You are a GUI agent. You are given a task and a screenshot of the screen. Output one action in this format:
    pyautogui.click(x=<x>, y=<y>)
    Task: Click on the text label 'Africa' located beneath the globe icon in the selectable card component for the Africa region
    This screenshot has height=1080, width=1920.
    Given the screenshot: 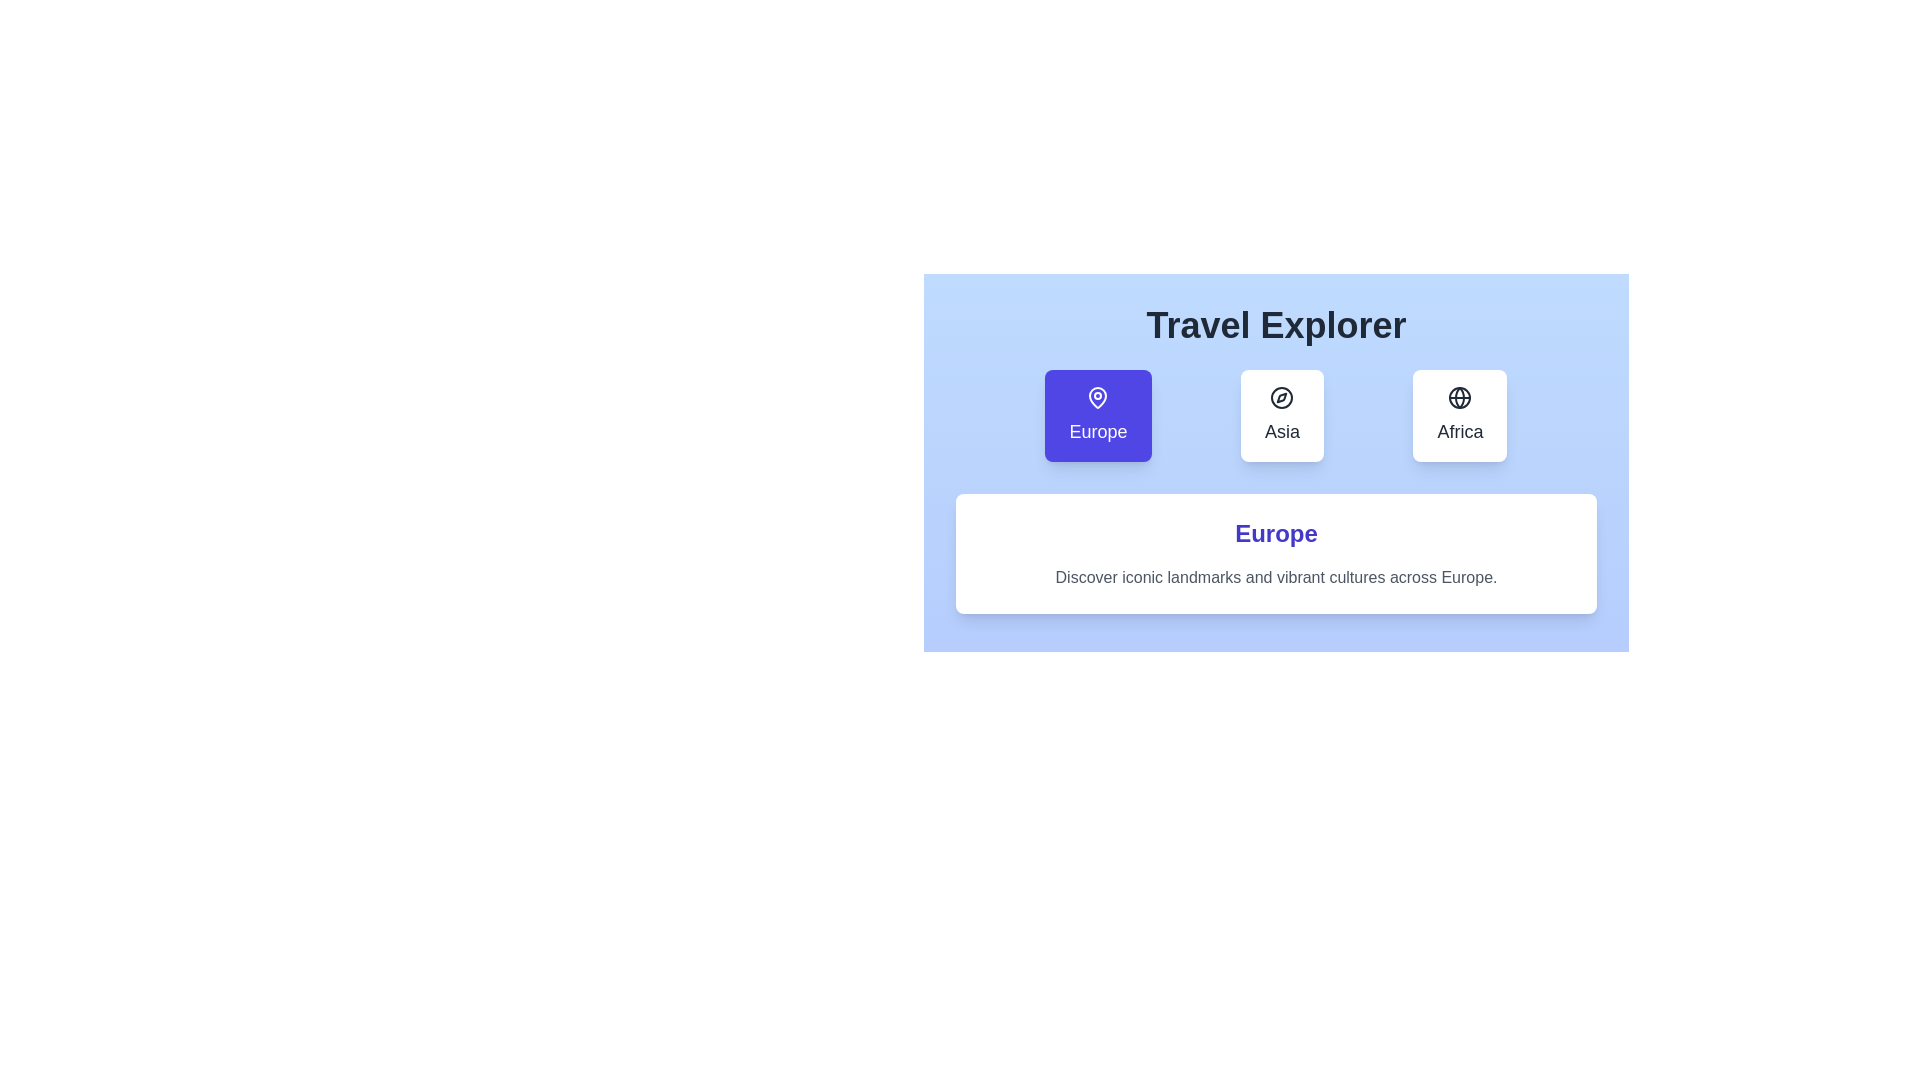 What is the action you would take?
    pyautogui.click(x=1460, y=431)
    